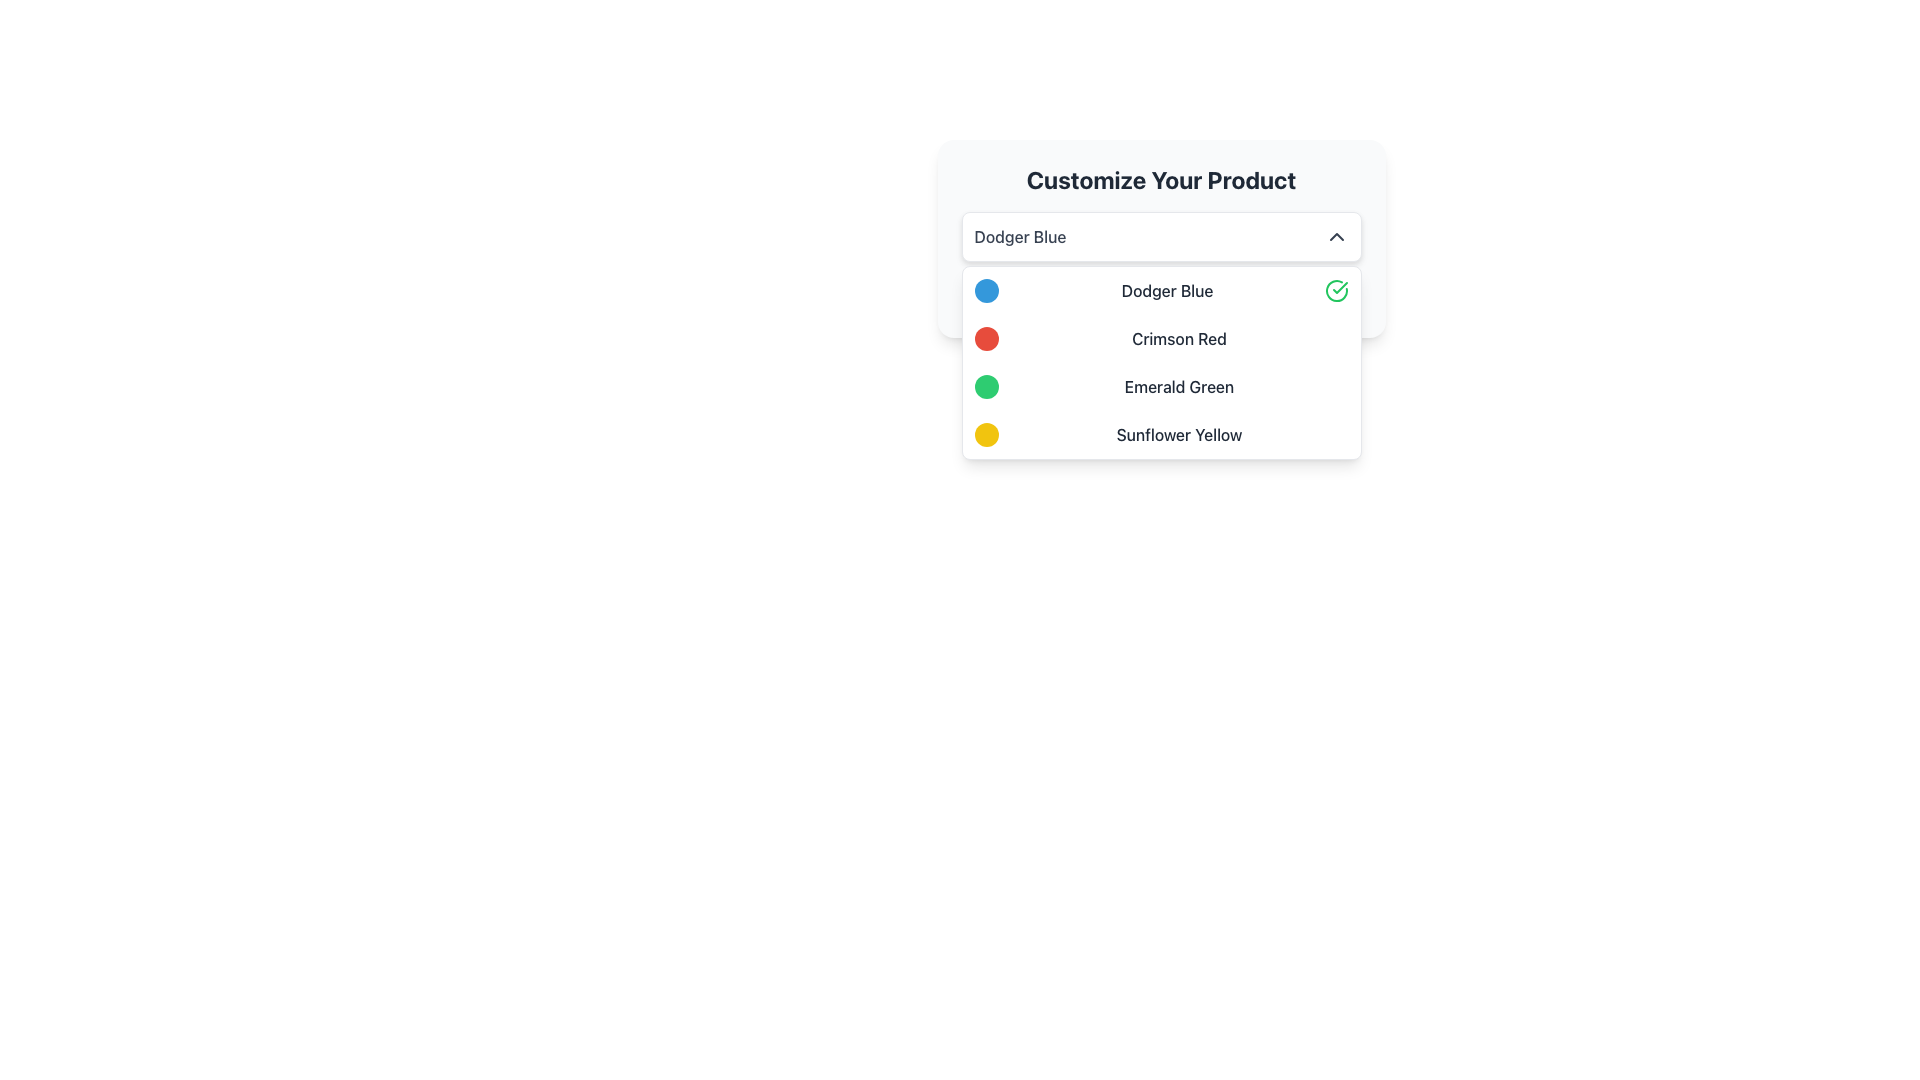  What do you see at coordinates (1161, 362) in the screenshot?
I see `the dropdown menu option` at bounding box center [1161, 362].